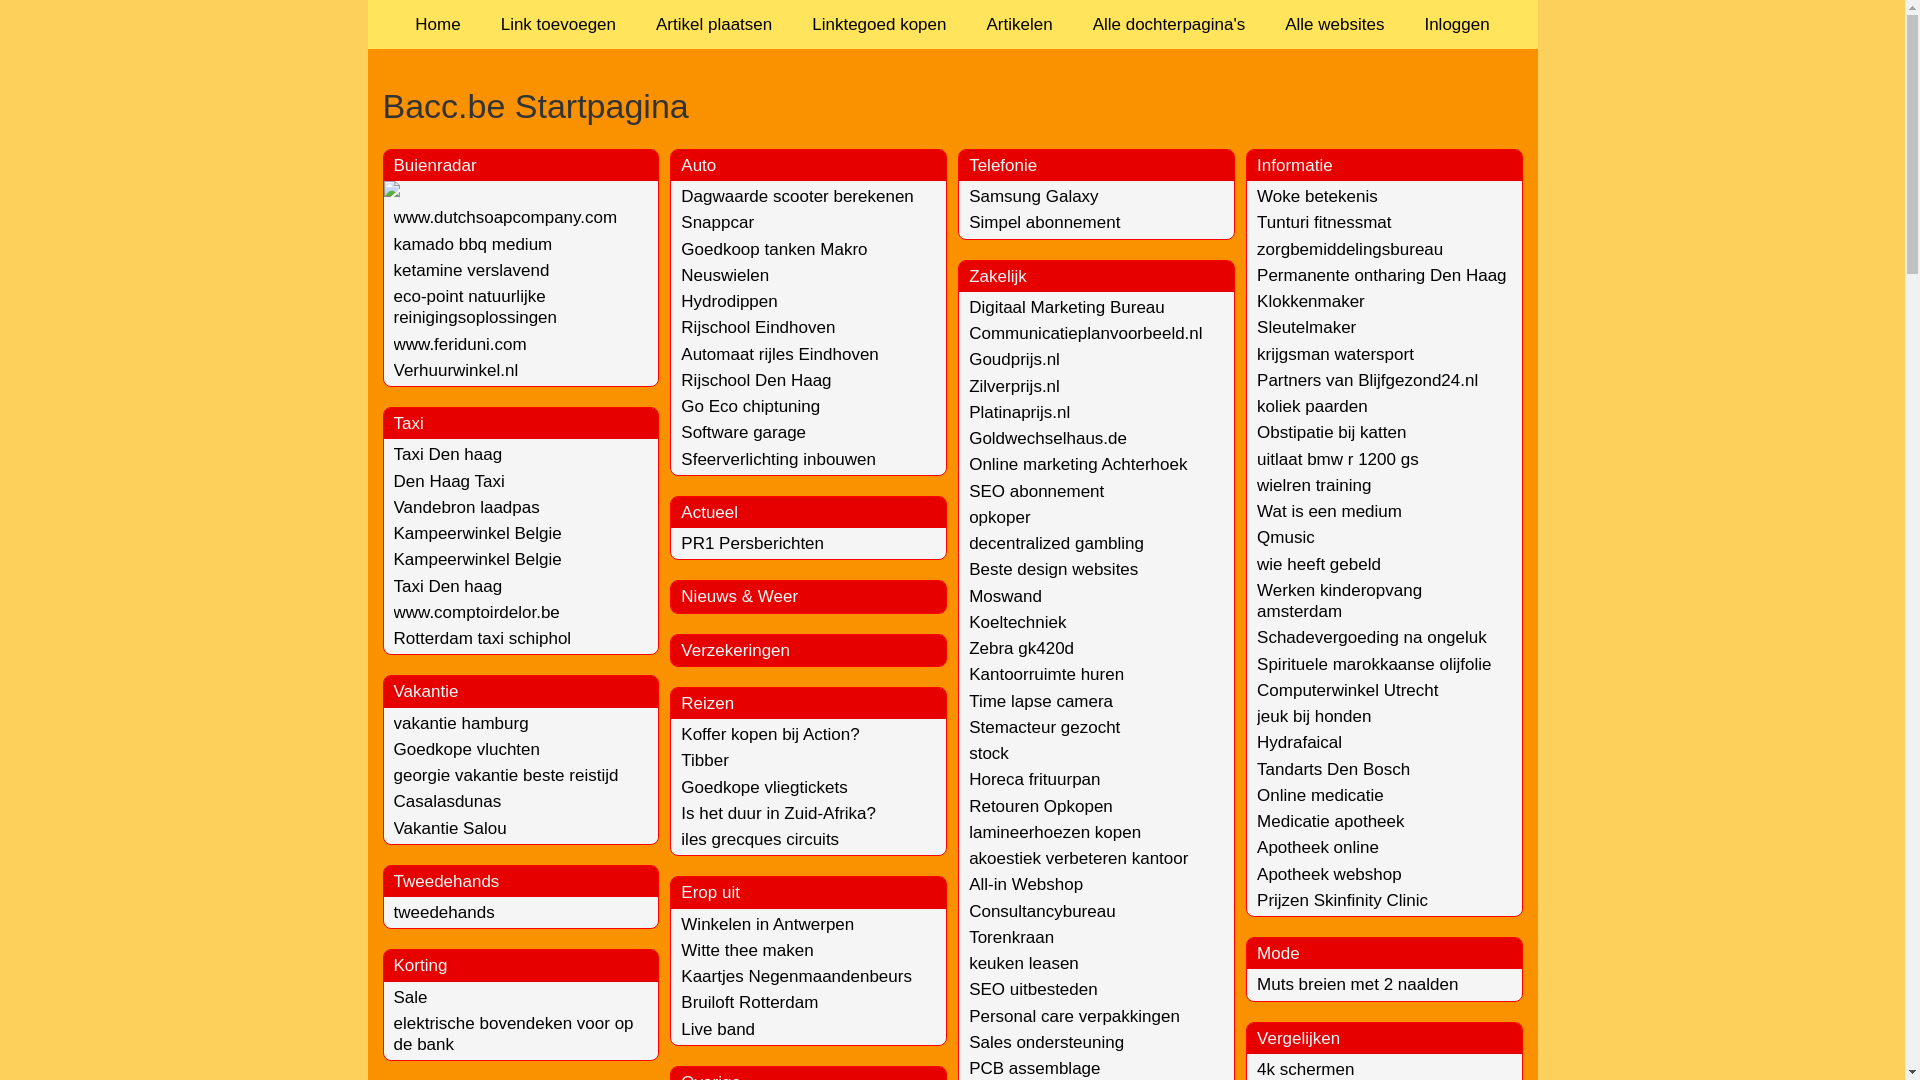 This screenshot has width=1920, height=1080. What do you see at coordinates (434, 164) in the screenshot?
I see `'Buienradar'` at bounding box center [434, 164].